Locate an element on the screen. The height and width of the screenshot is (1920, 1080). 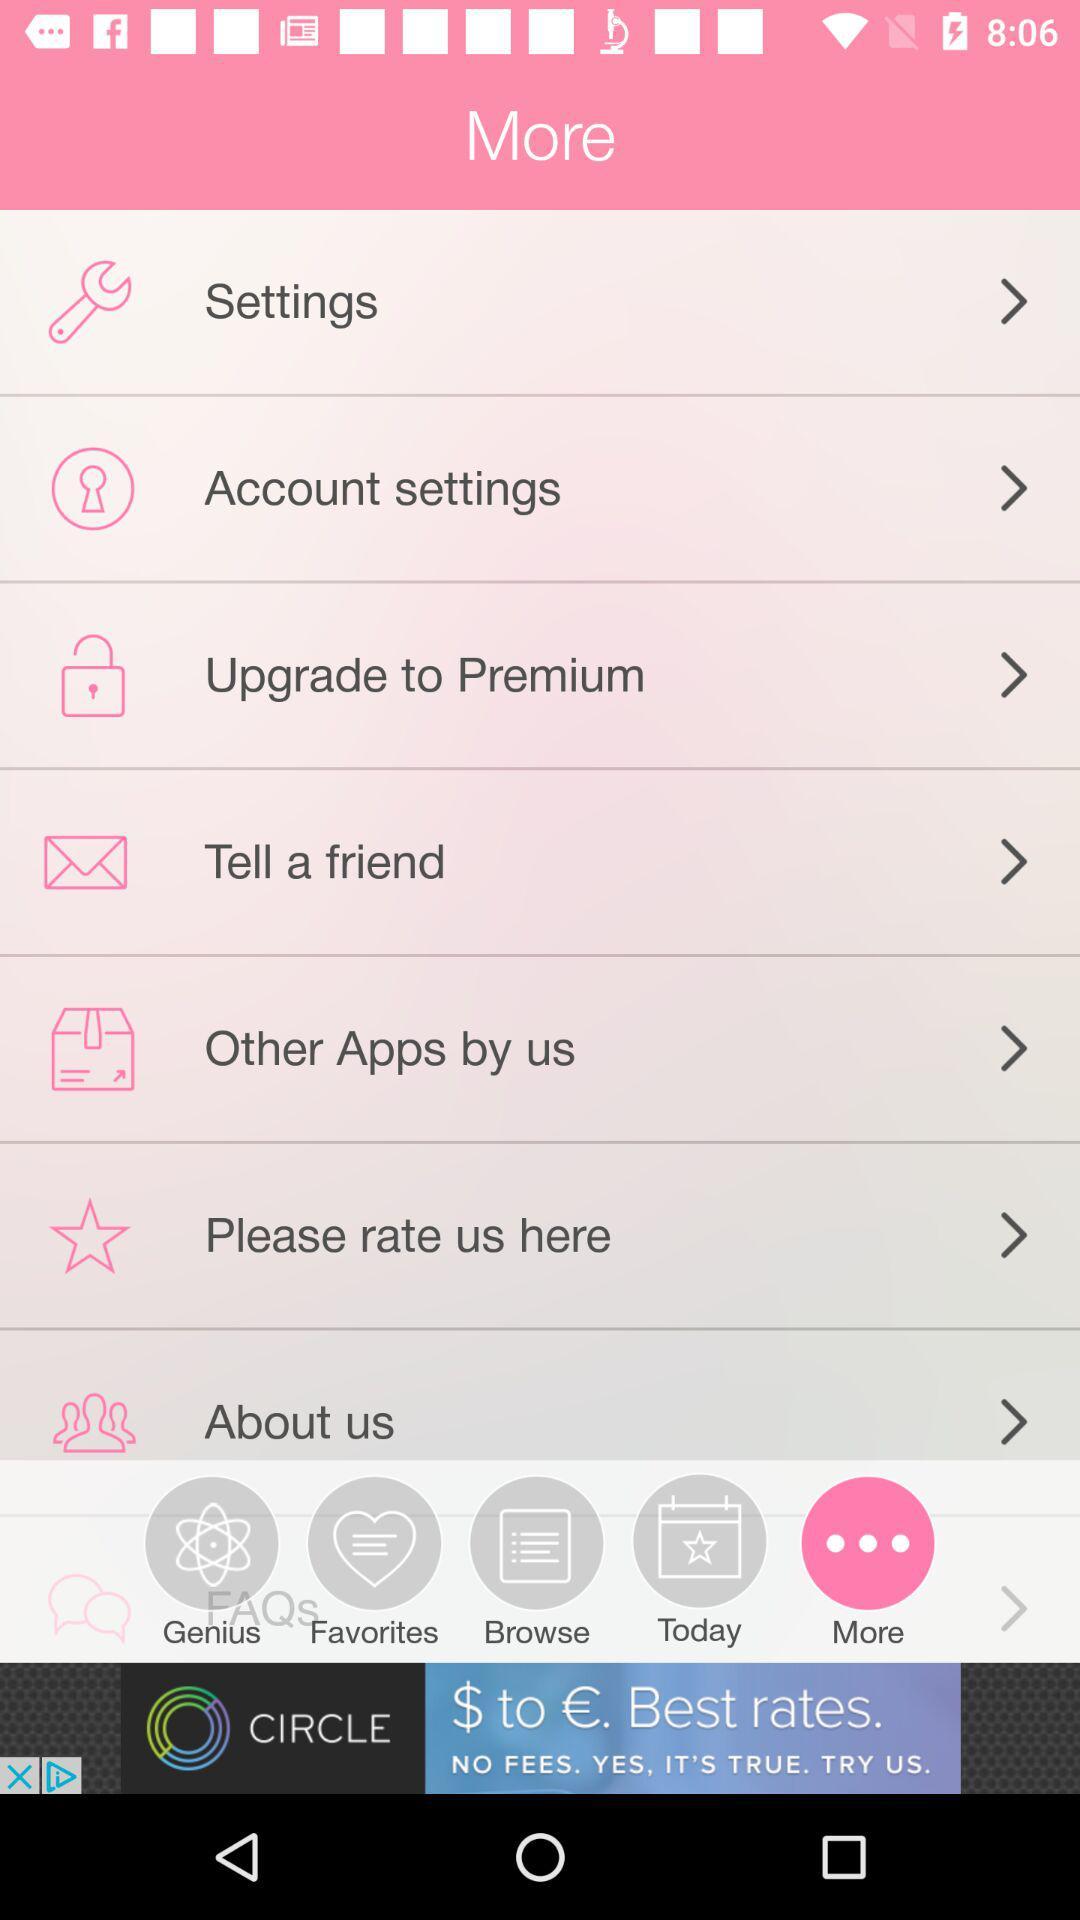
the advertisement is located at coordinates (540, 1727).